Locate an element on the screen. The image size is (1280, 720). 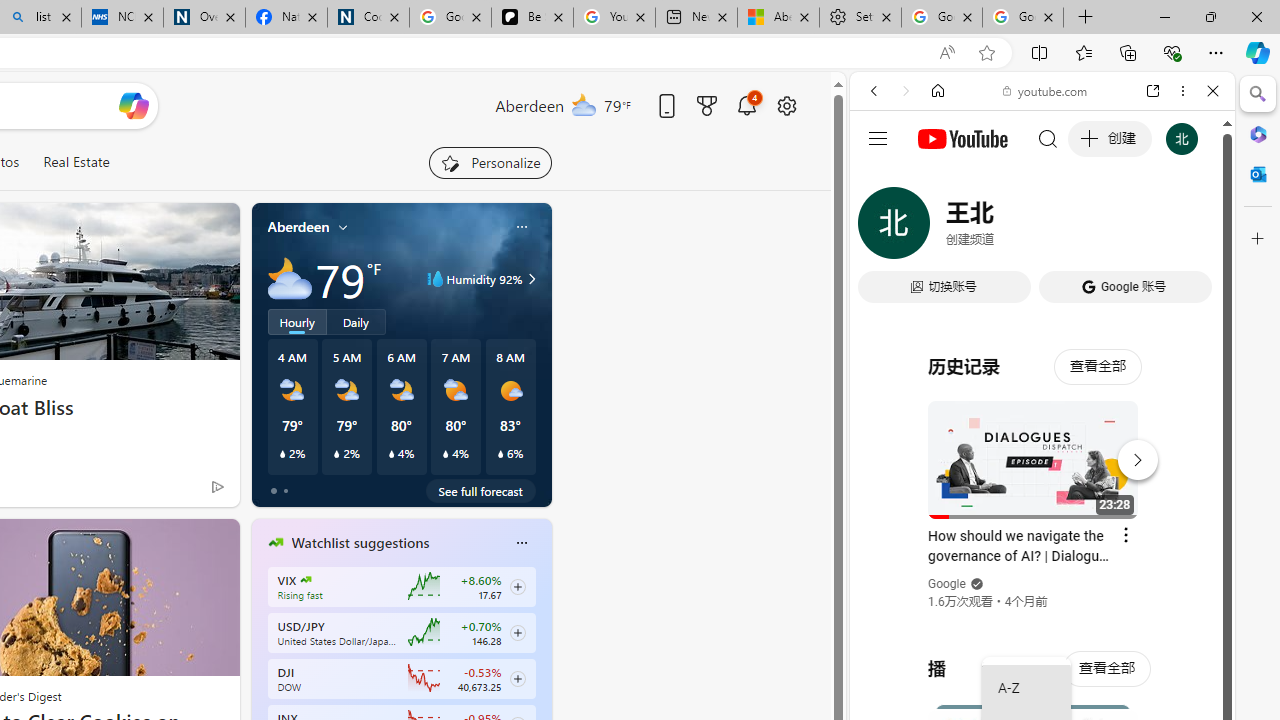
'tab-0' is located at coordinates (272, 491).